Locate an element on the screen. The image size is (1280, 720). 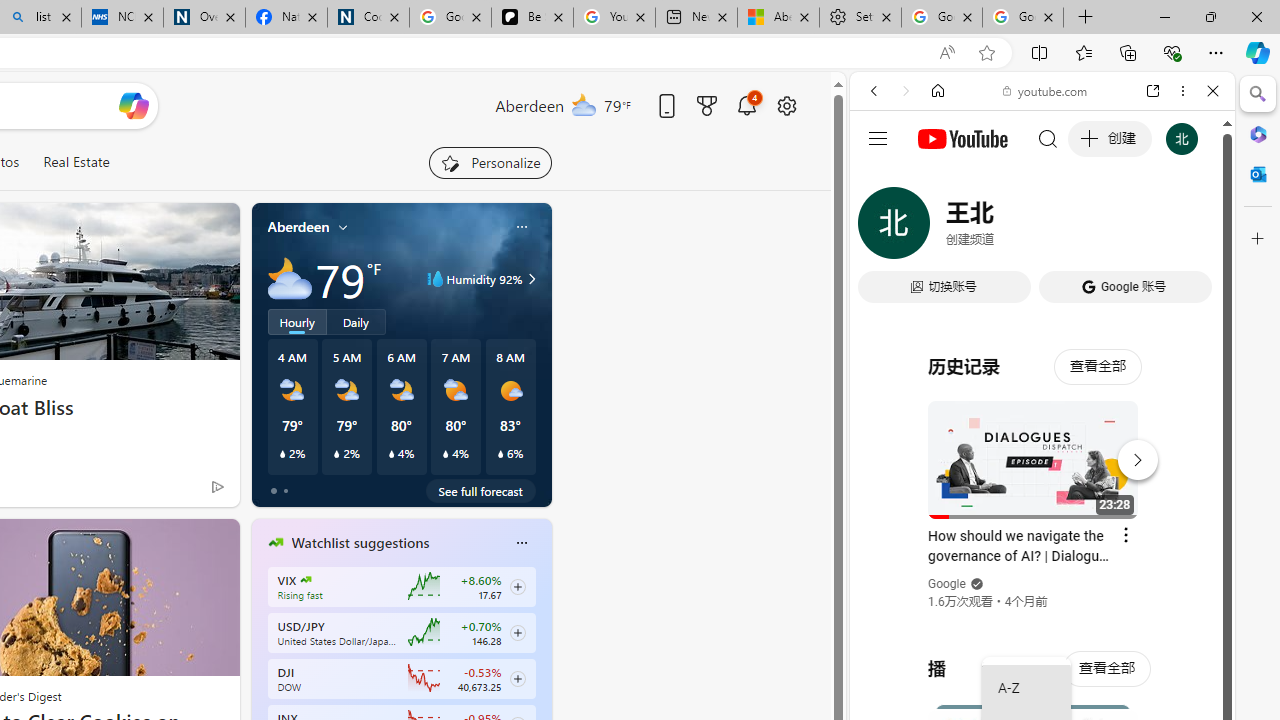
'tab-0' is located at coordinates (272, 491).